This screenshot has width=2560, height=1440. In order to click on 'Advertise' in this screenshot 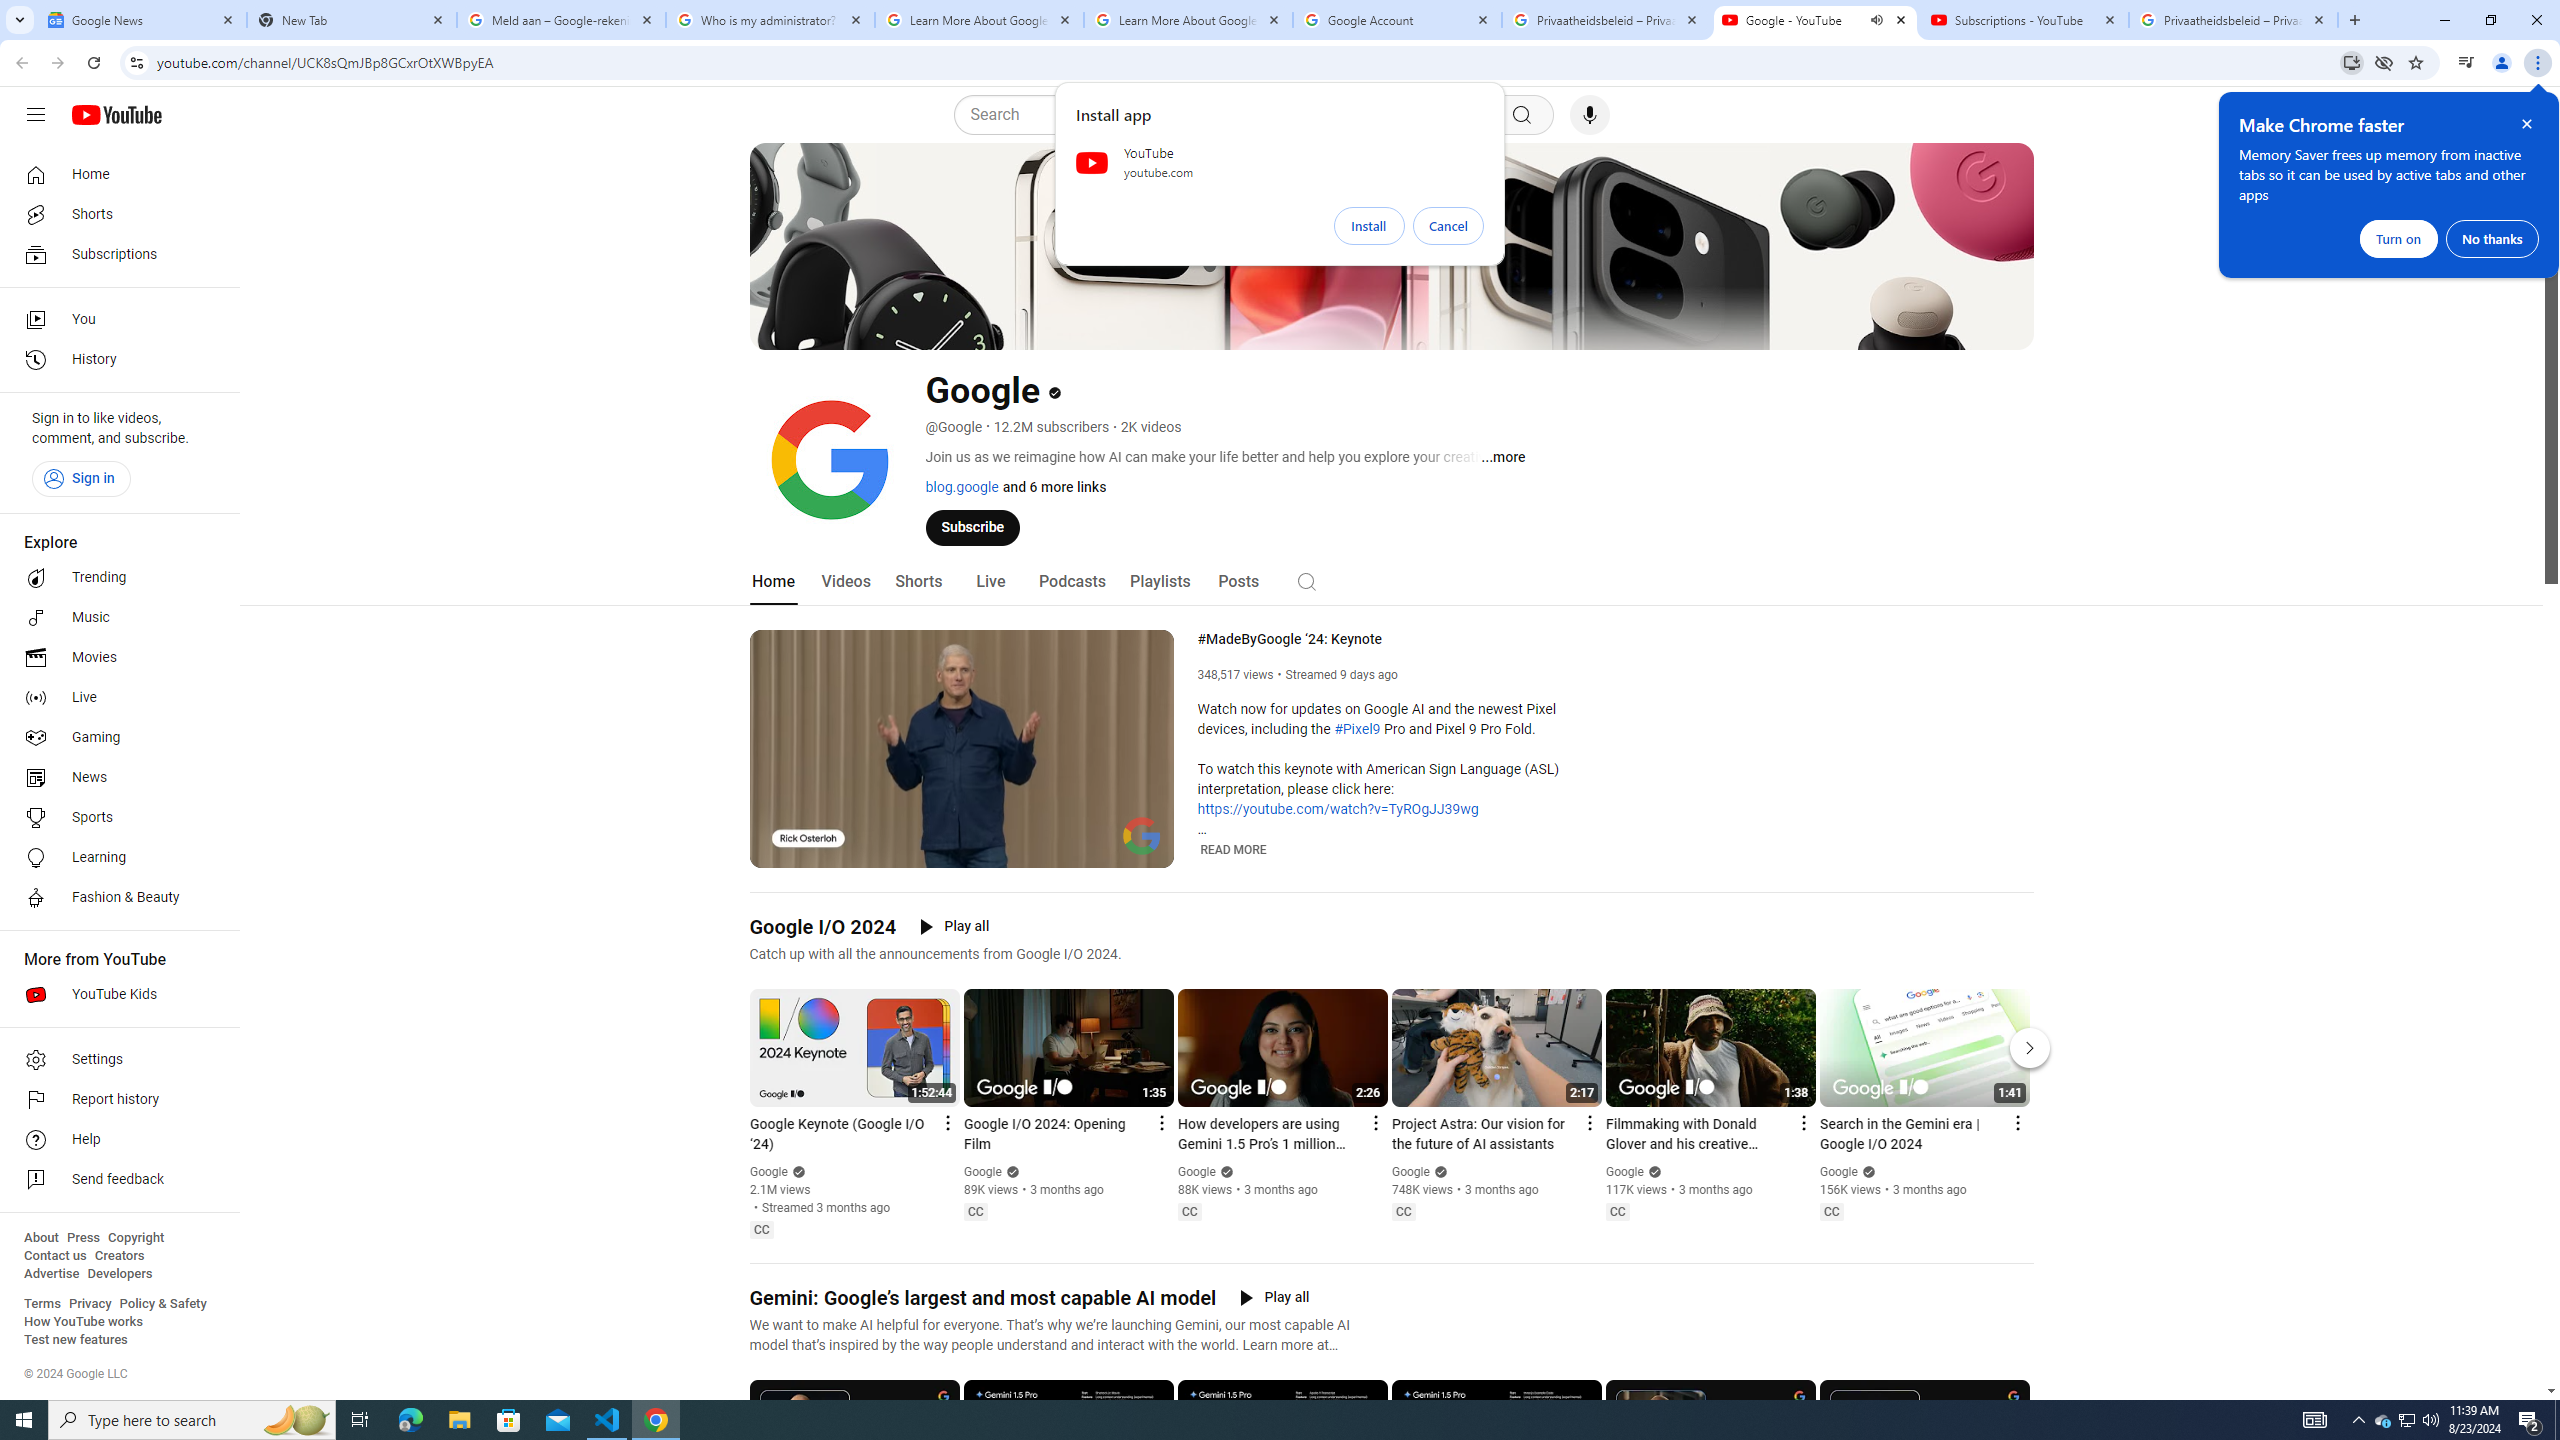, I will do `click(50, 1272)`.